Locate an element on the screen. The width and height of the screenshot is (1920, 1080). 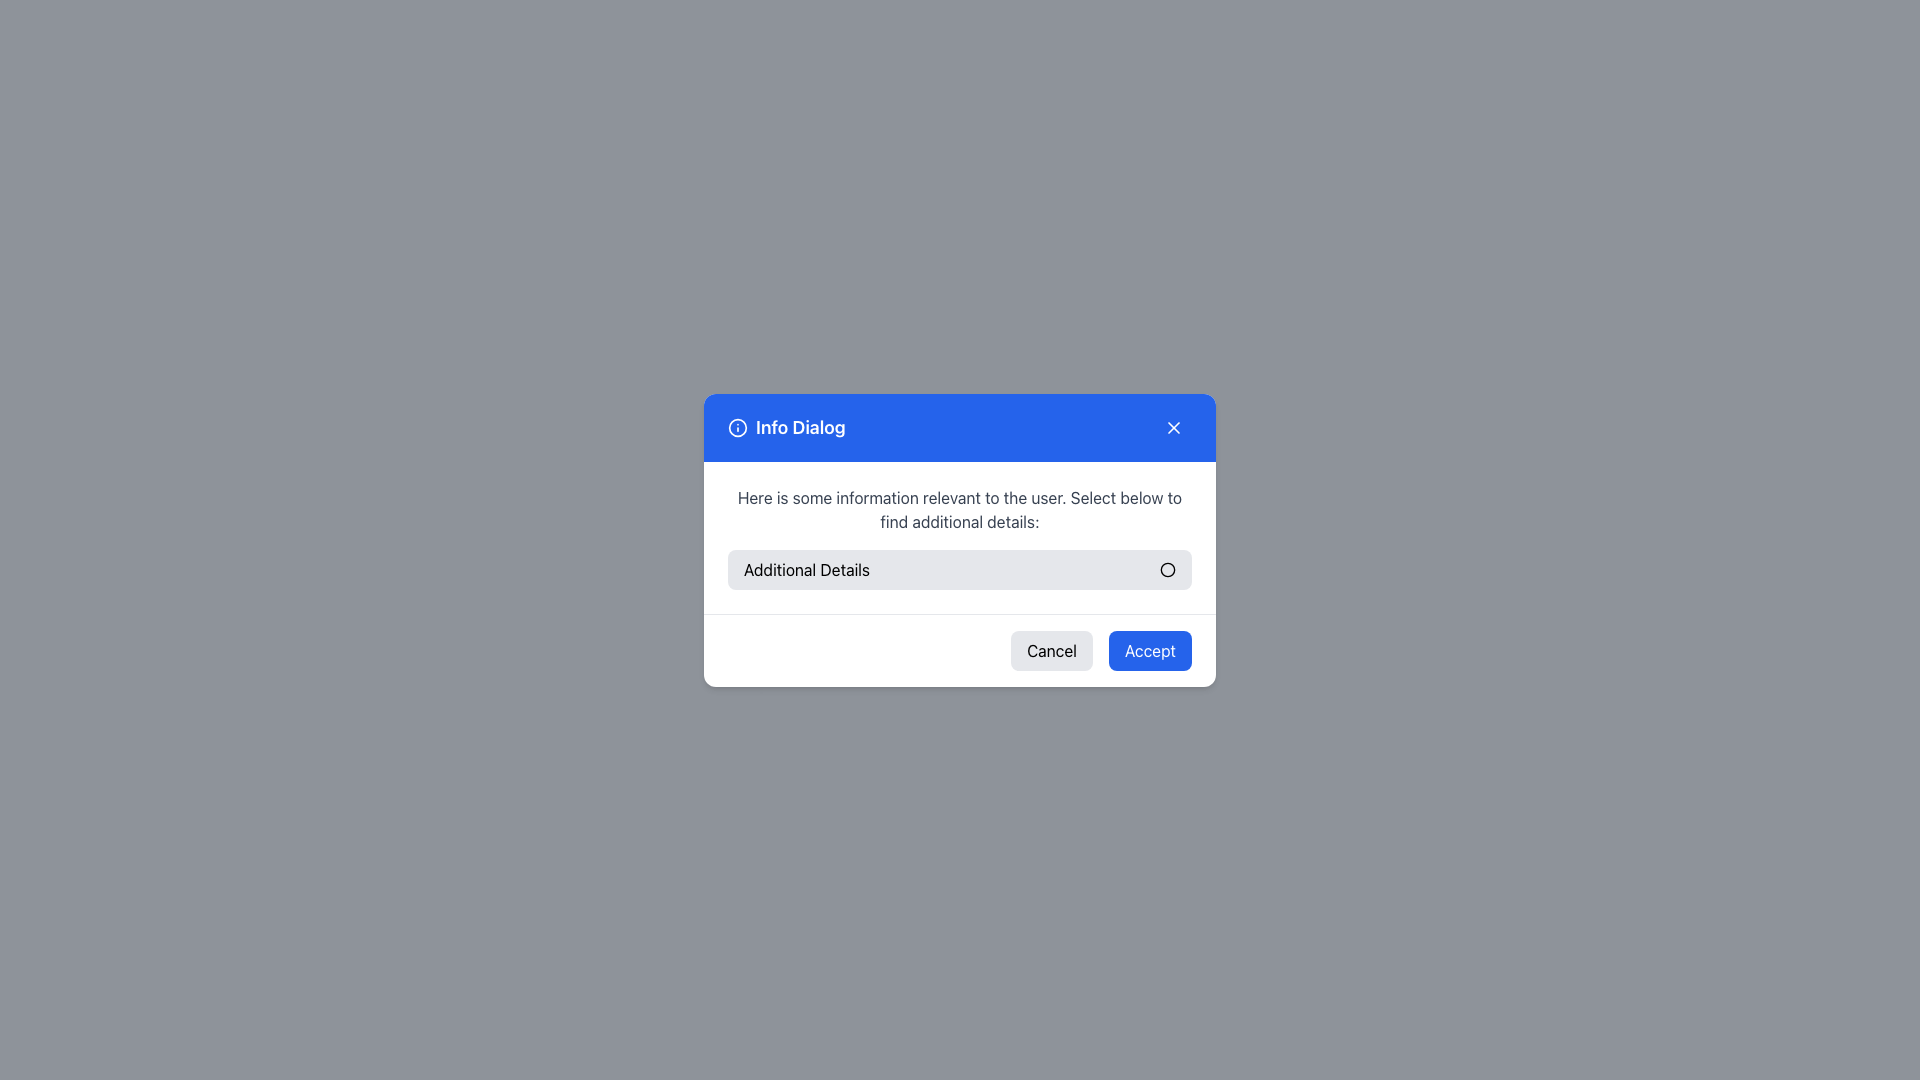
the close button with an 'X' icon located in the top-right corner of the blue header bar of the dialog box is located at coordinates (1174, 426).